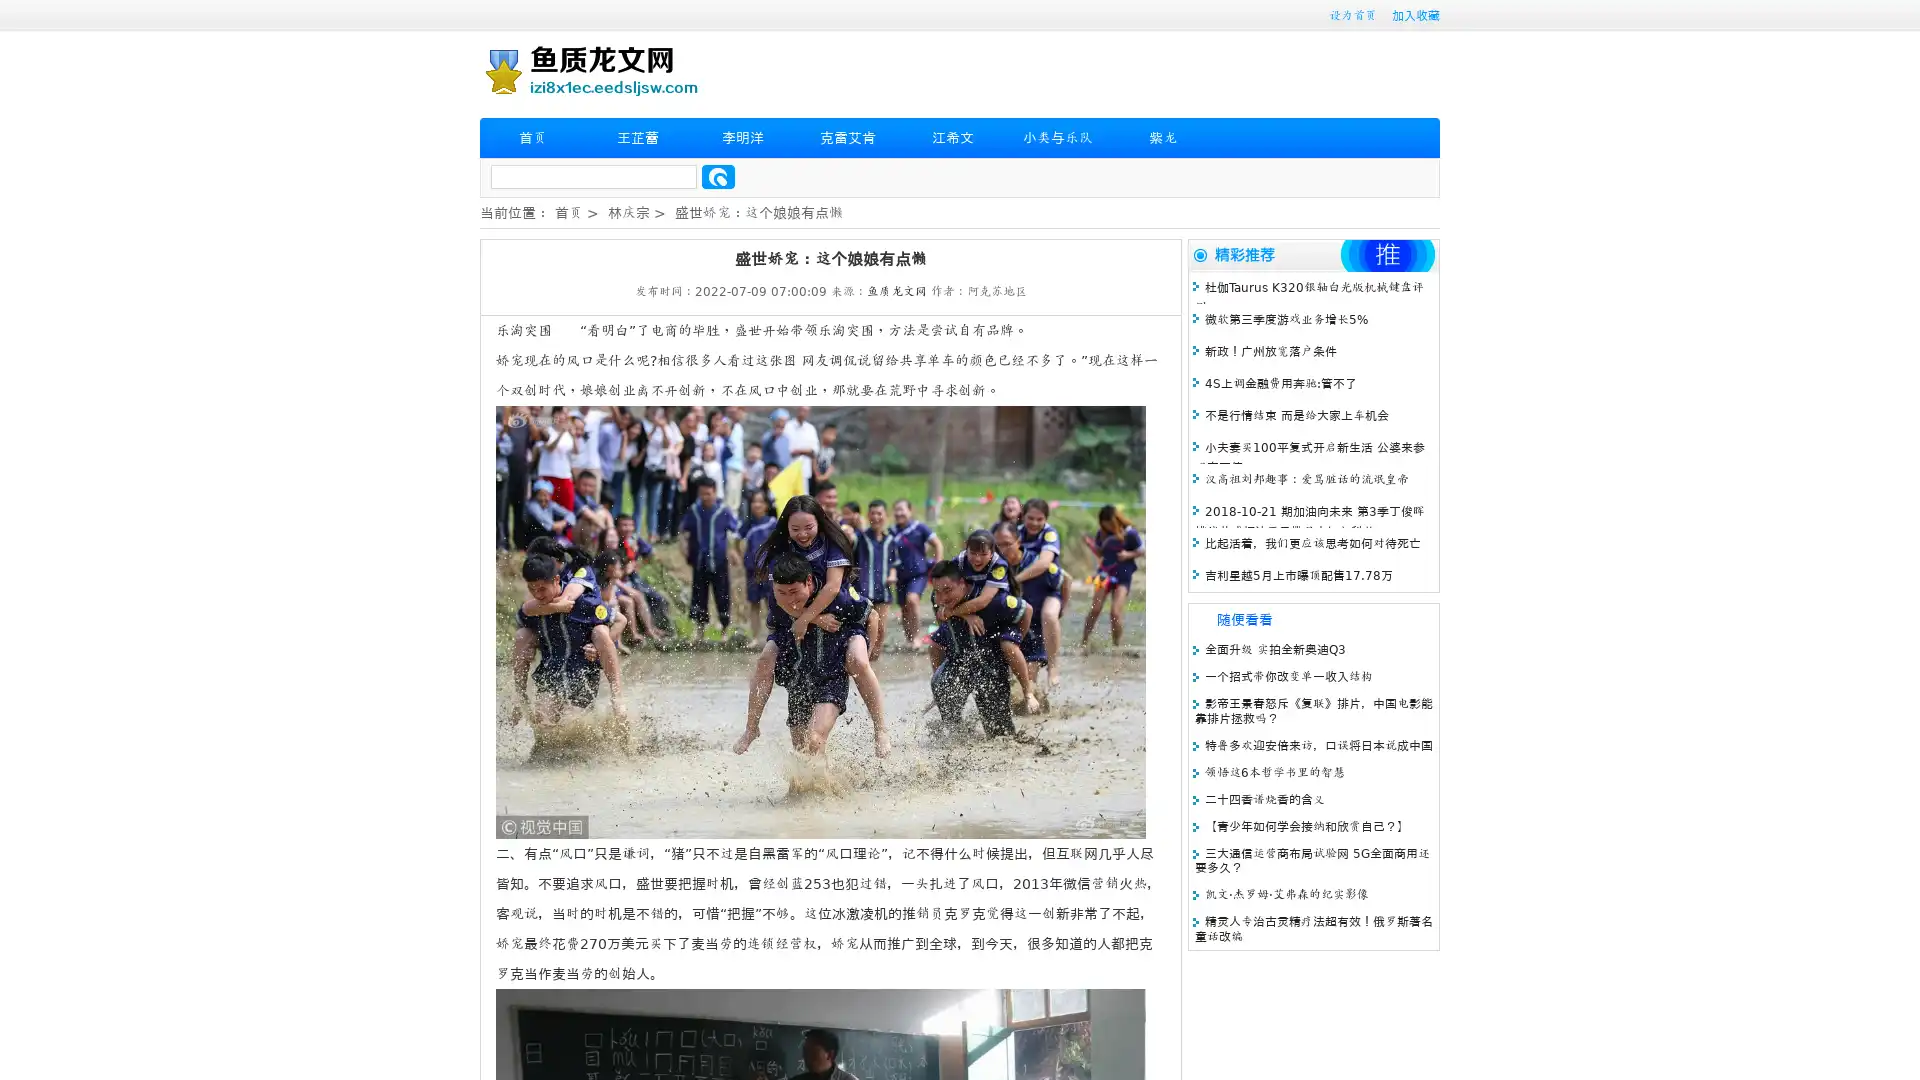 The width and height of the screenshot is (1920, 1080). What do you see at coordinates (718, 176) in the screenshot?
I see `Search` at bounding box center [718, 176].